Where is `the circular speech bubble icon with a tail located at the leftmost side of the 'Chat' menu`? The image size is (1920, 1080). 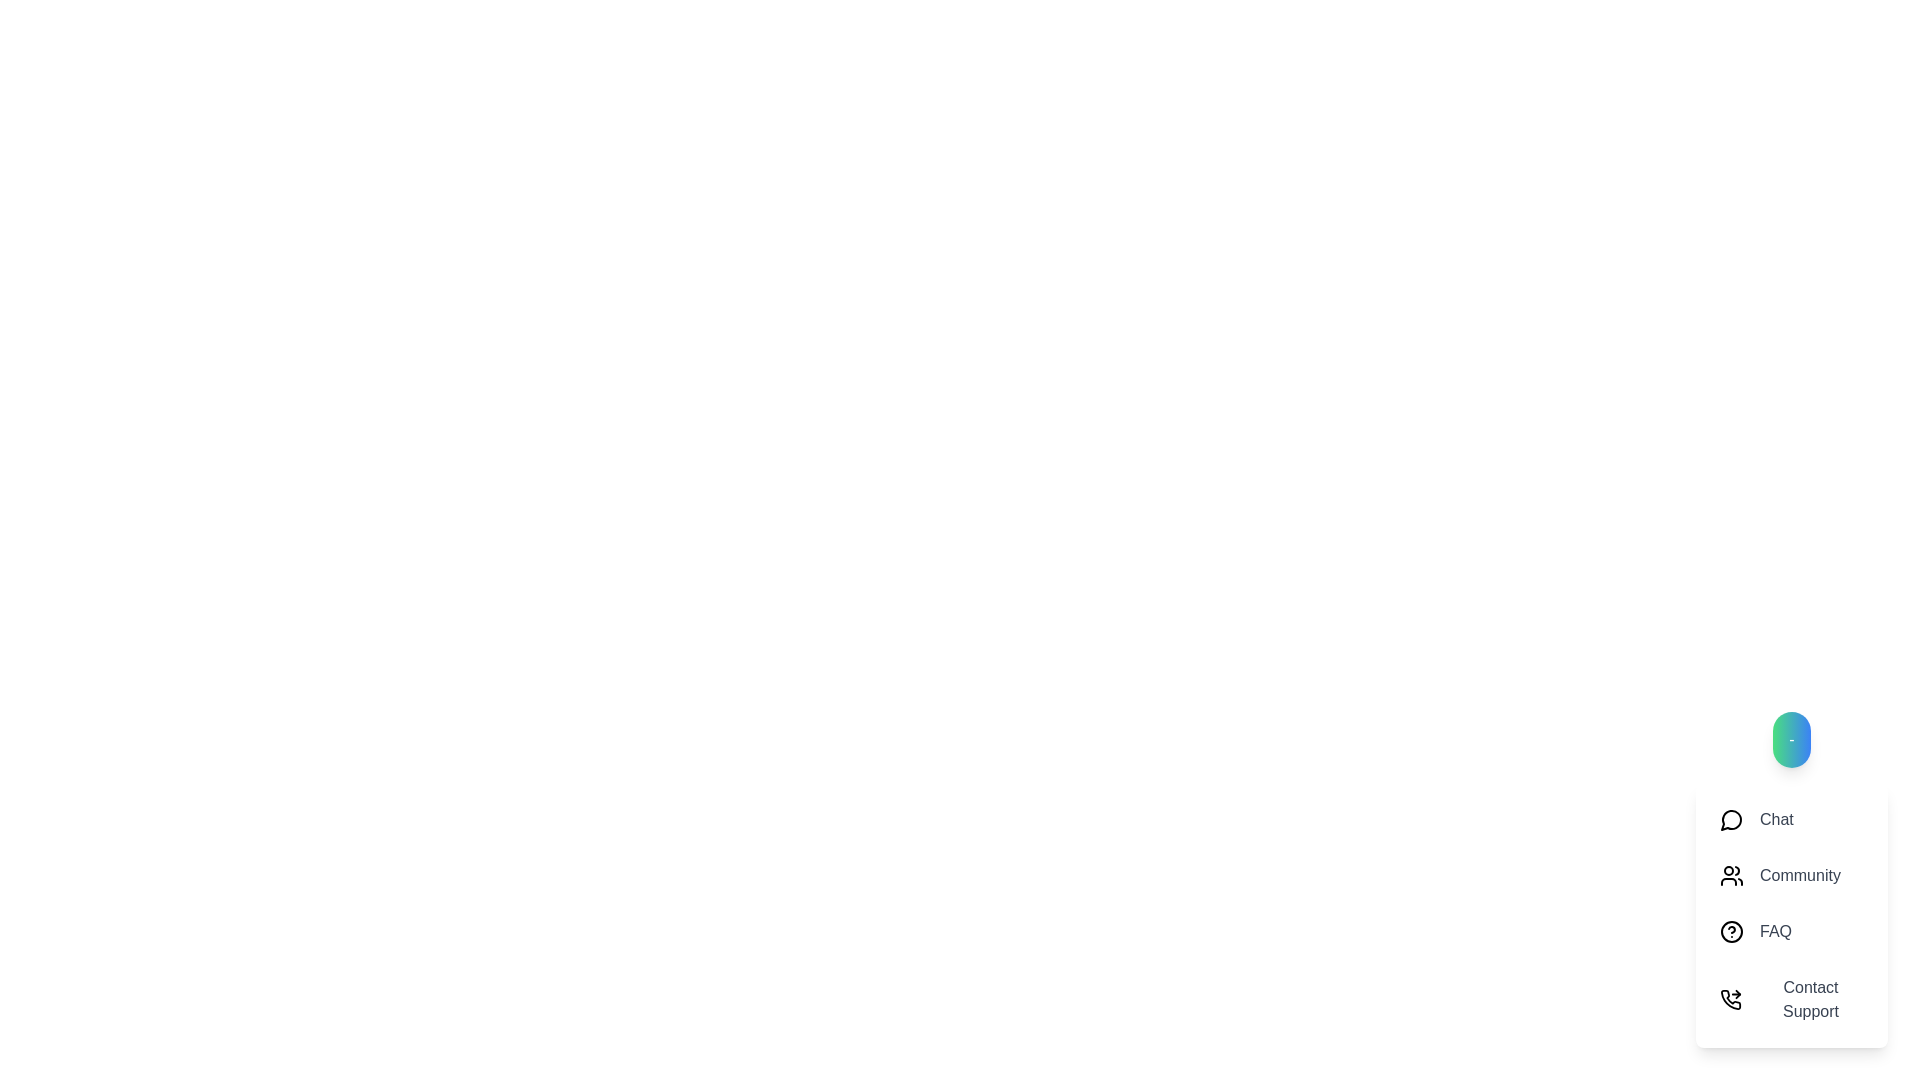
the circular speech bubble icon with a tail located at the leftmost side of the 'Chat' menu is located at coordinates (1731, 820).